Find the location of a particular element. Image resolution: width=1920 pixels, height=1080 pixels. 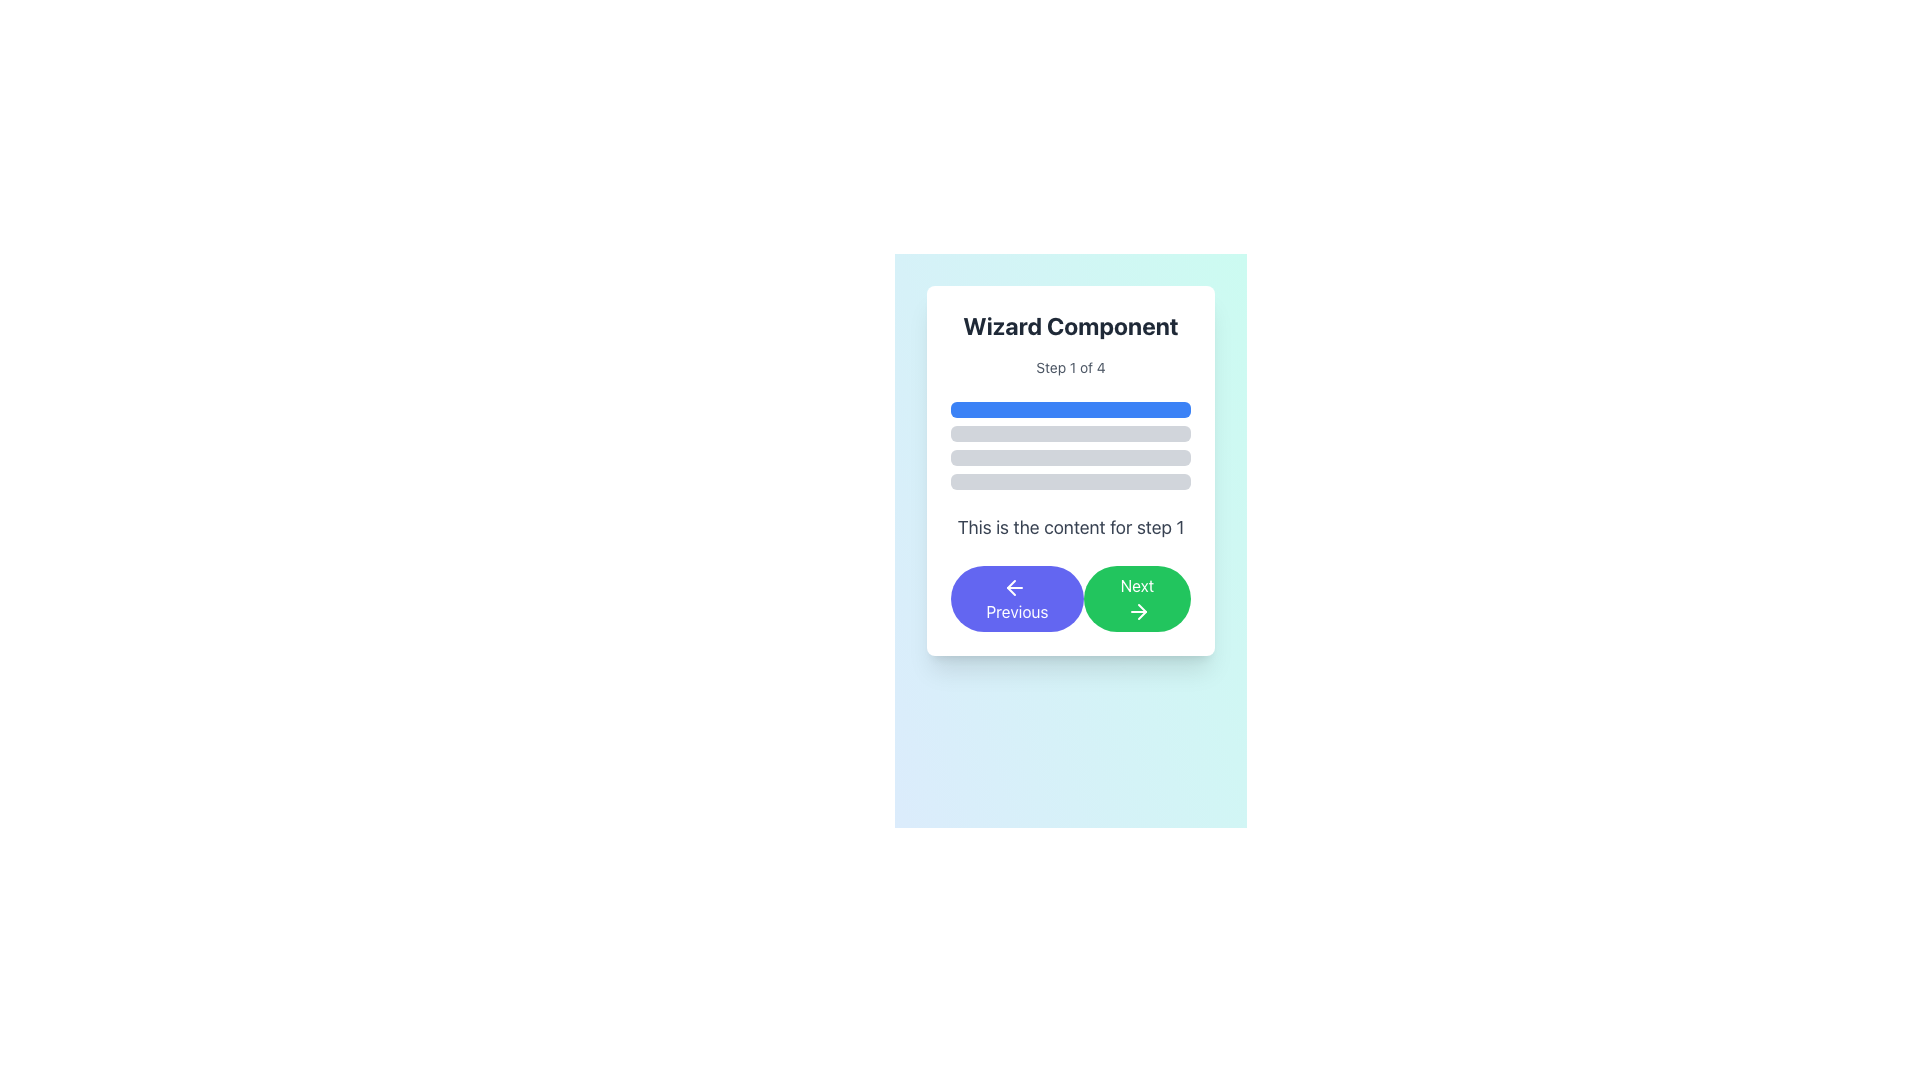

the bold, large-sized text label stating 'Wizard Component' located at the top of the wizard component card is located at coordinates (1069, 325).